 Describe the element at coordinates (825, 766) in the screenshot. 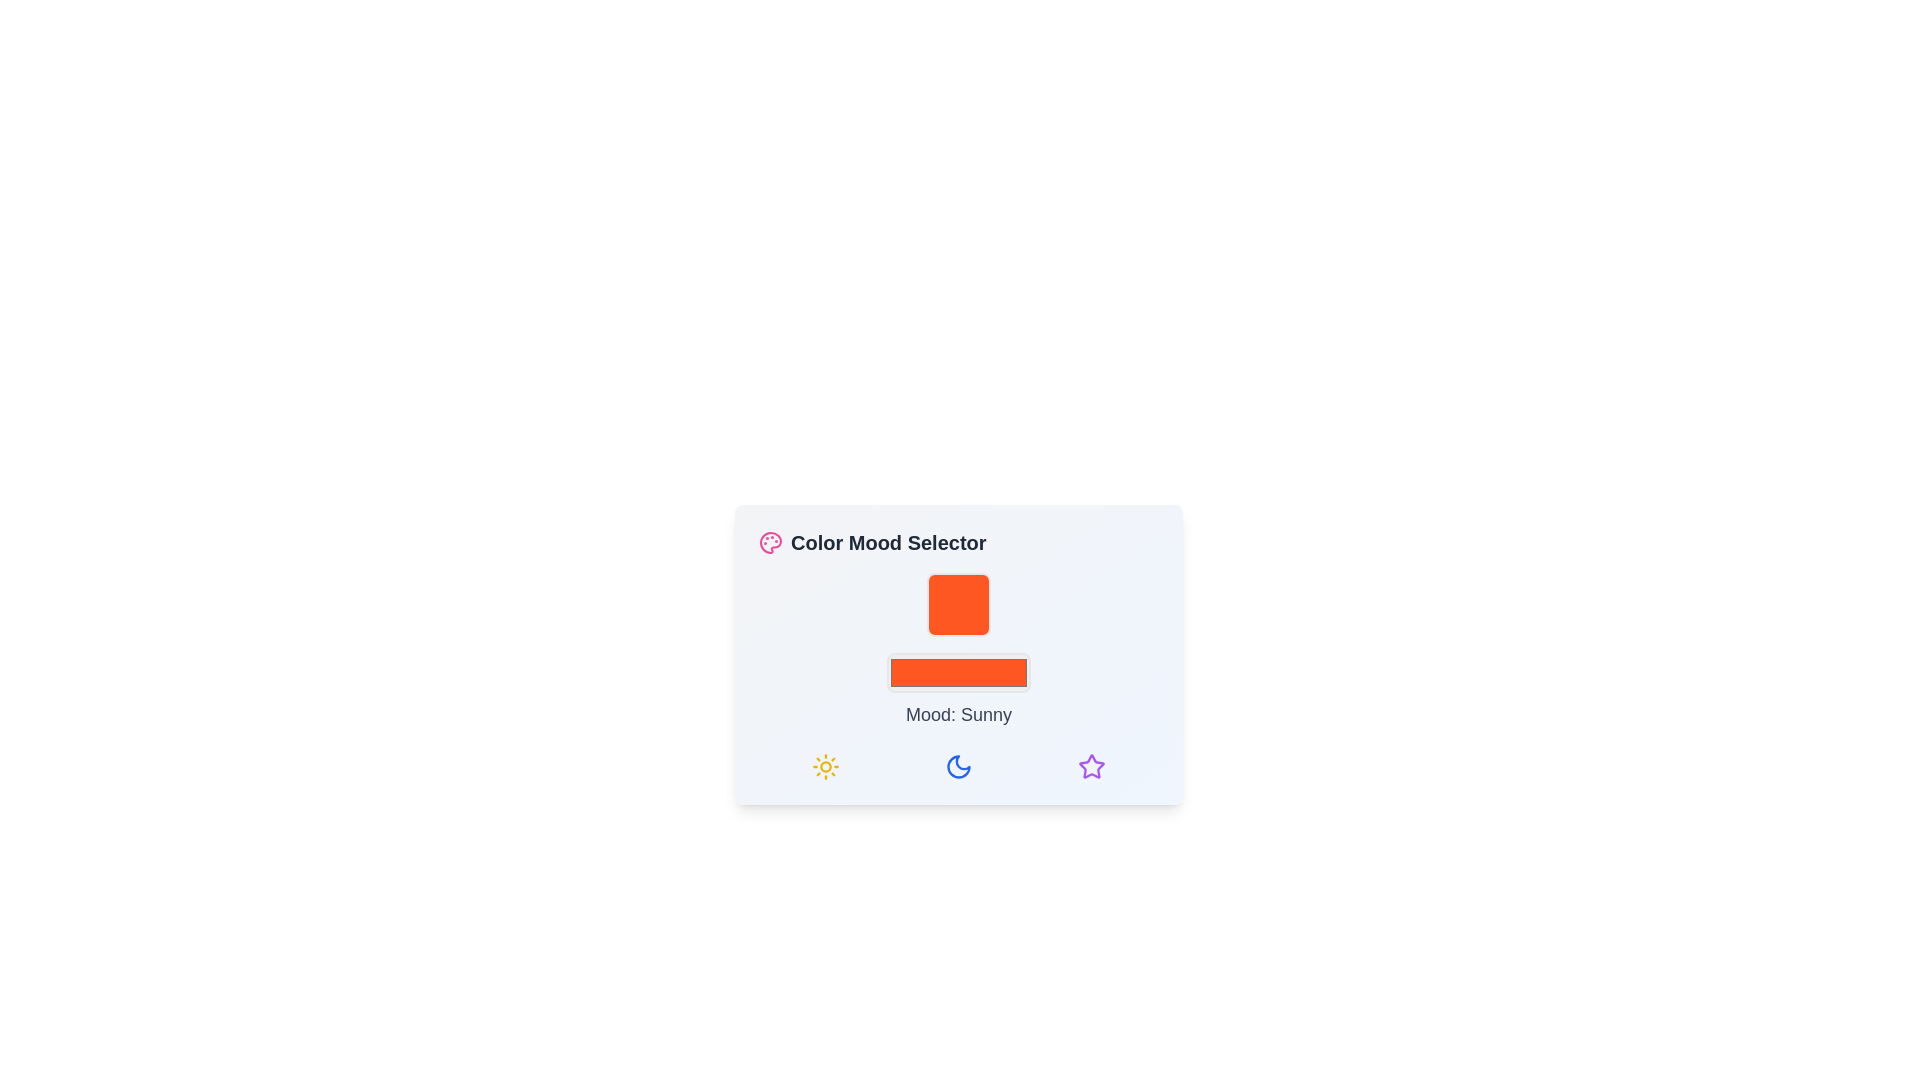

I see `the dark circular center of the sun icon located at the bottom-left corner of the interface` at that location.